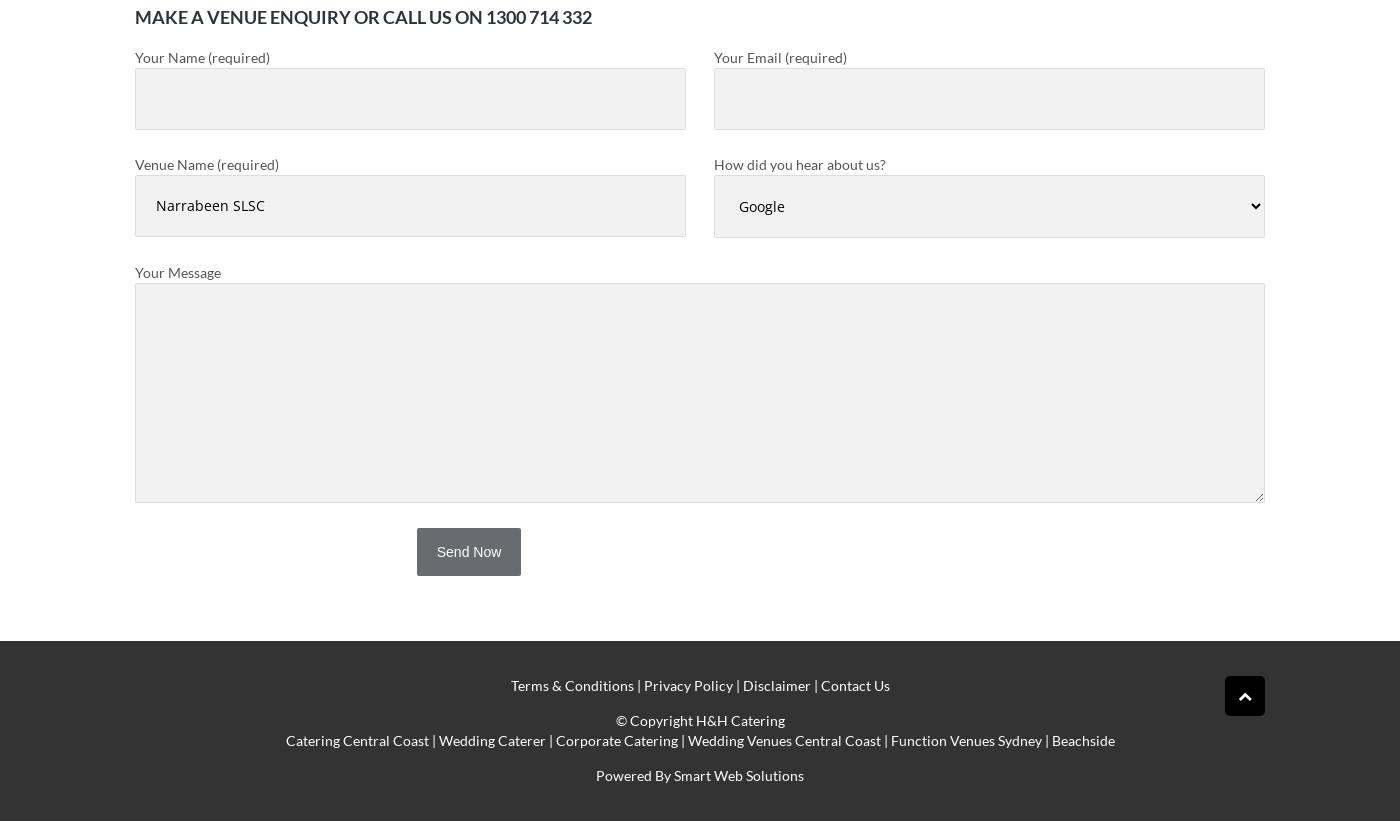 The image size is (1400, 821). Describe the element at coordinates (176, 272) in the screenshot. I see `'Your Message'` at that location.